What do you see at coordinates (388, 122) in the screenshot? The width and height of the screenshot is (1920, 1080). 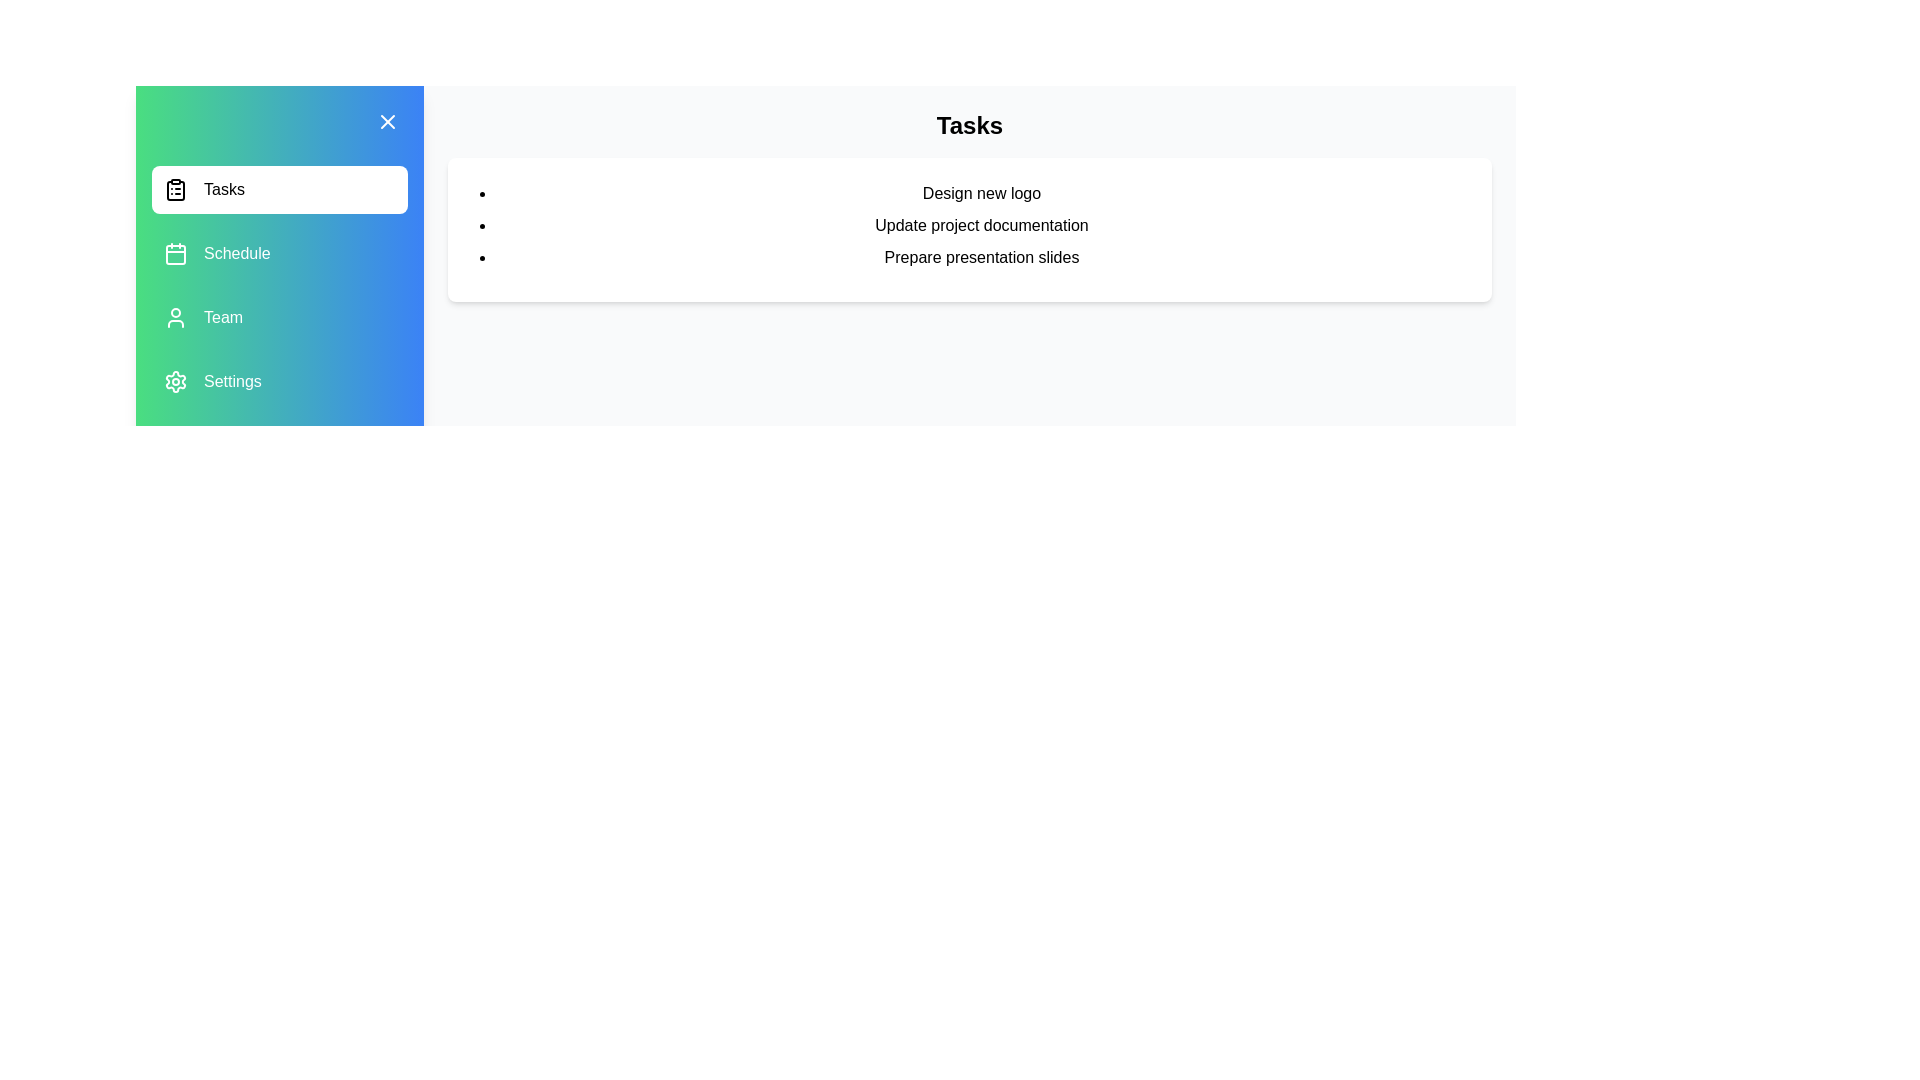 I see `the toggle button to toggle the drawer open or closed` at bounding box center [388, 122].